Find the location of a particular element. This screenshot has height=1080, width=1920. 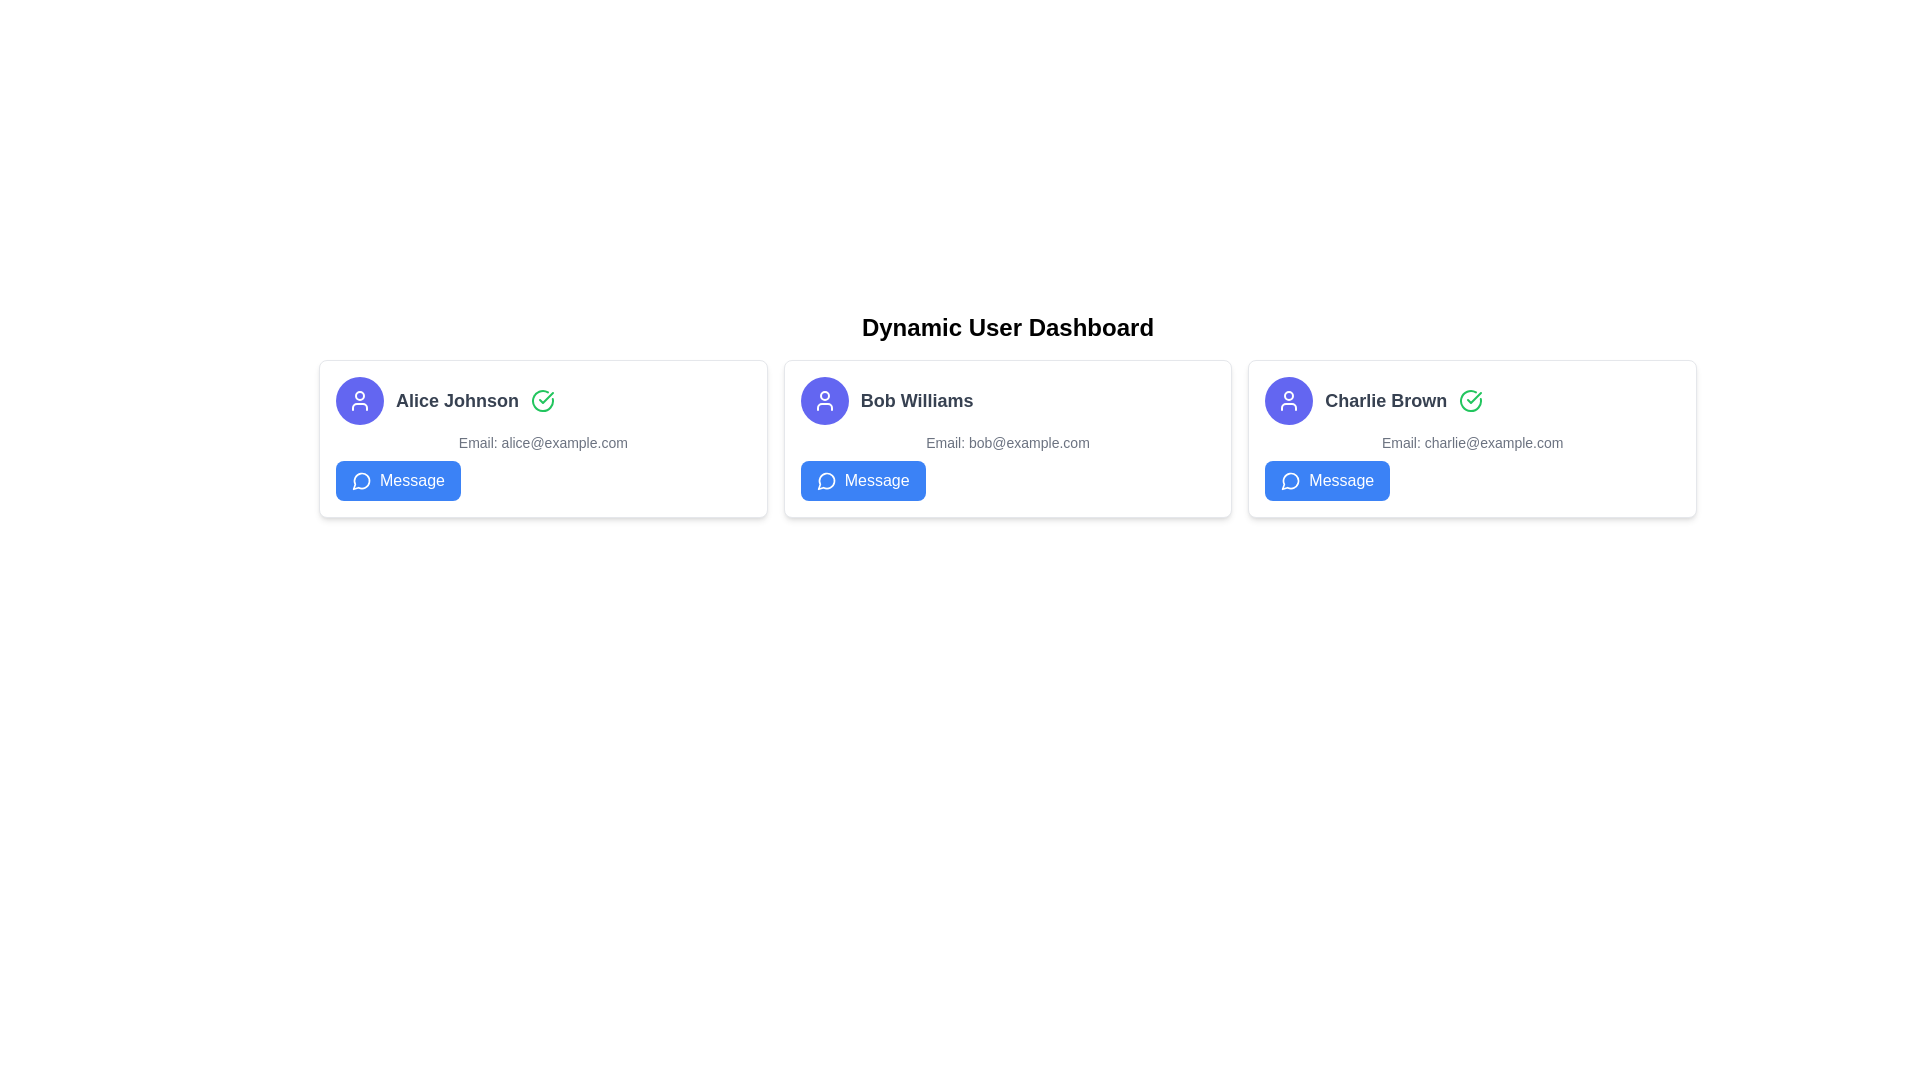

the 'Message' icon is located at coordinates (1291, 481).